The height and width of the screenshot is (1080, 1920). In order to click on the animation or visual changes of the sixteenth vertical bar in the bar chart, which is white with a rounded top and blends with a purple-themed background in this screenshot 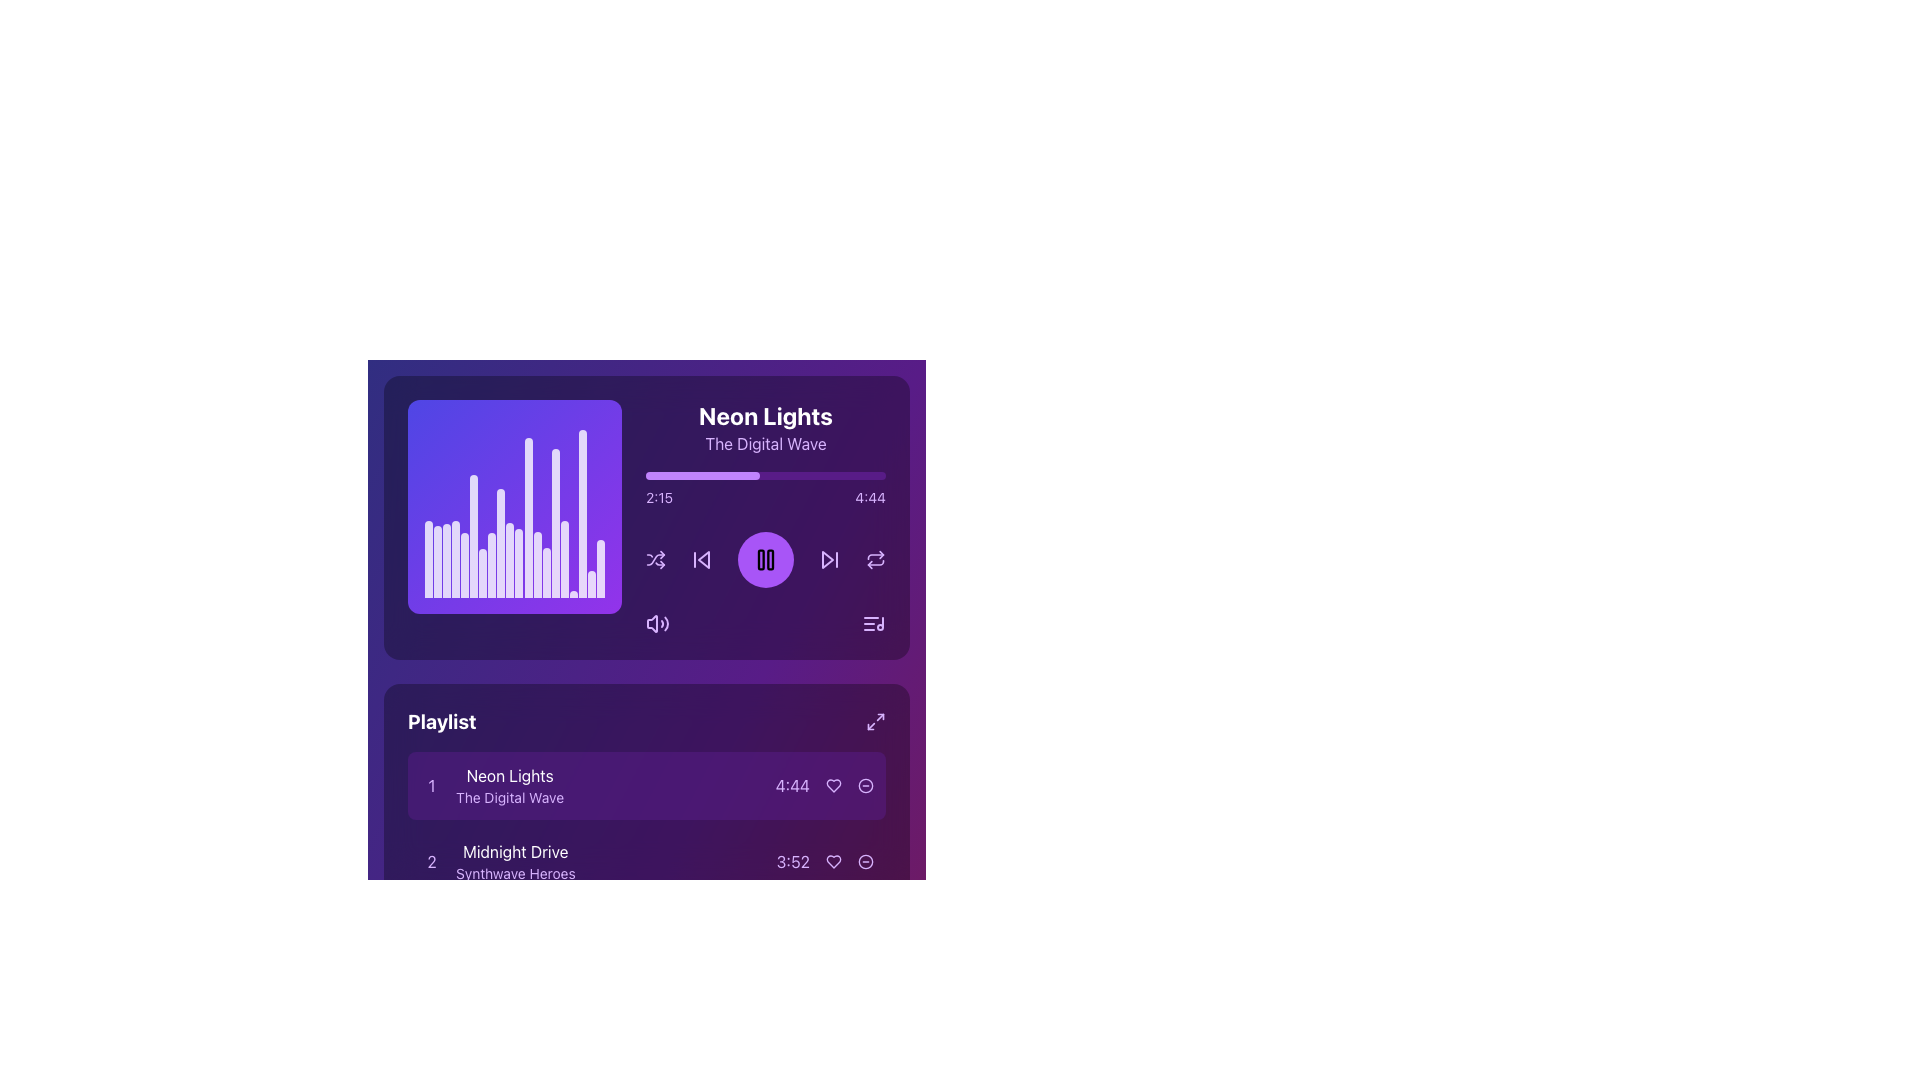, I will do `click(546, 573)`.